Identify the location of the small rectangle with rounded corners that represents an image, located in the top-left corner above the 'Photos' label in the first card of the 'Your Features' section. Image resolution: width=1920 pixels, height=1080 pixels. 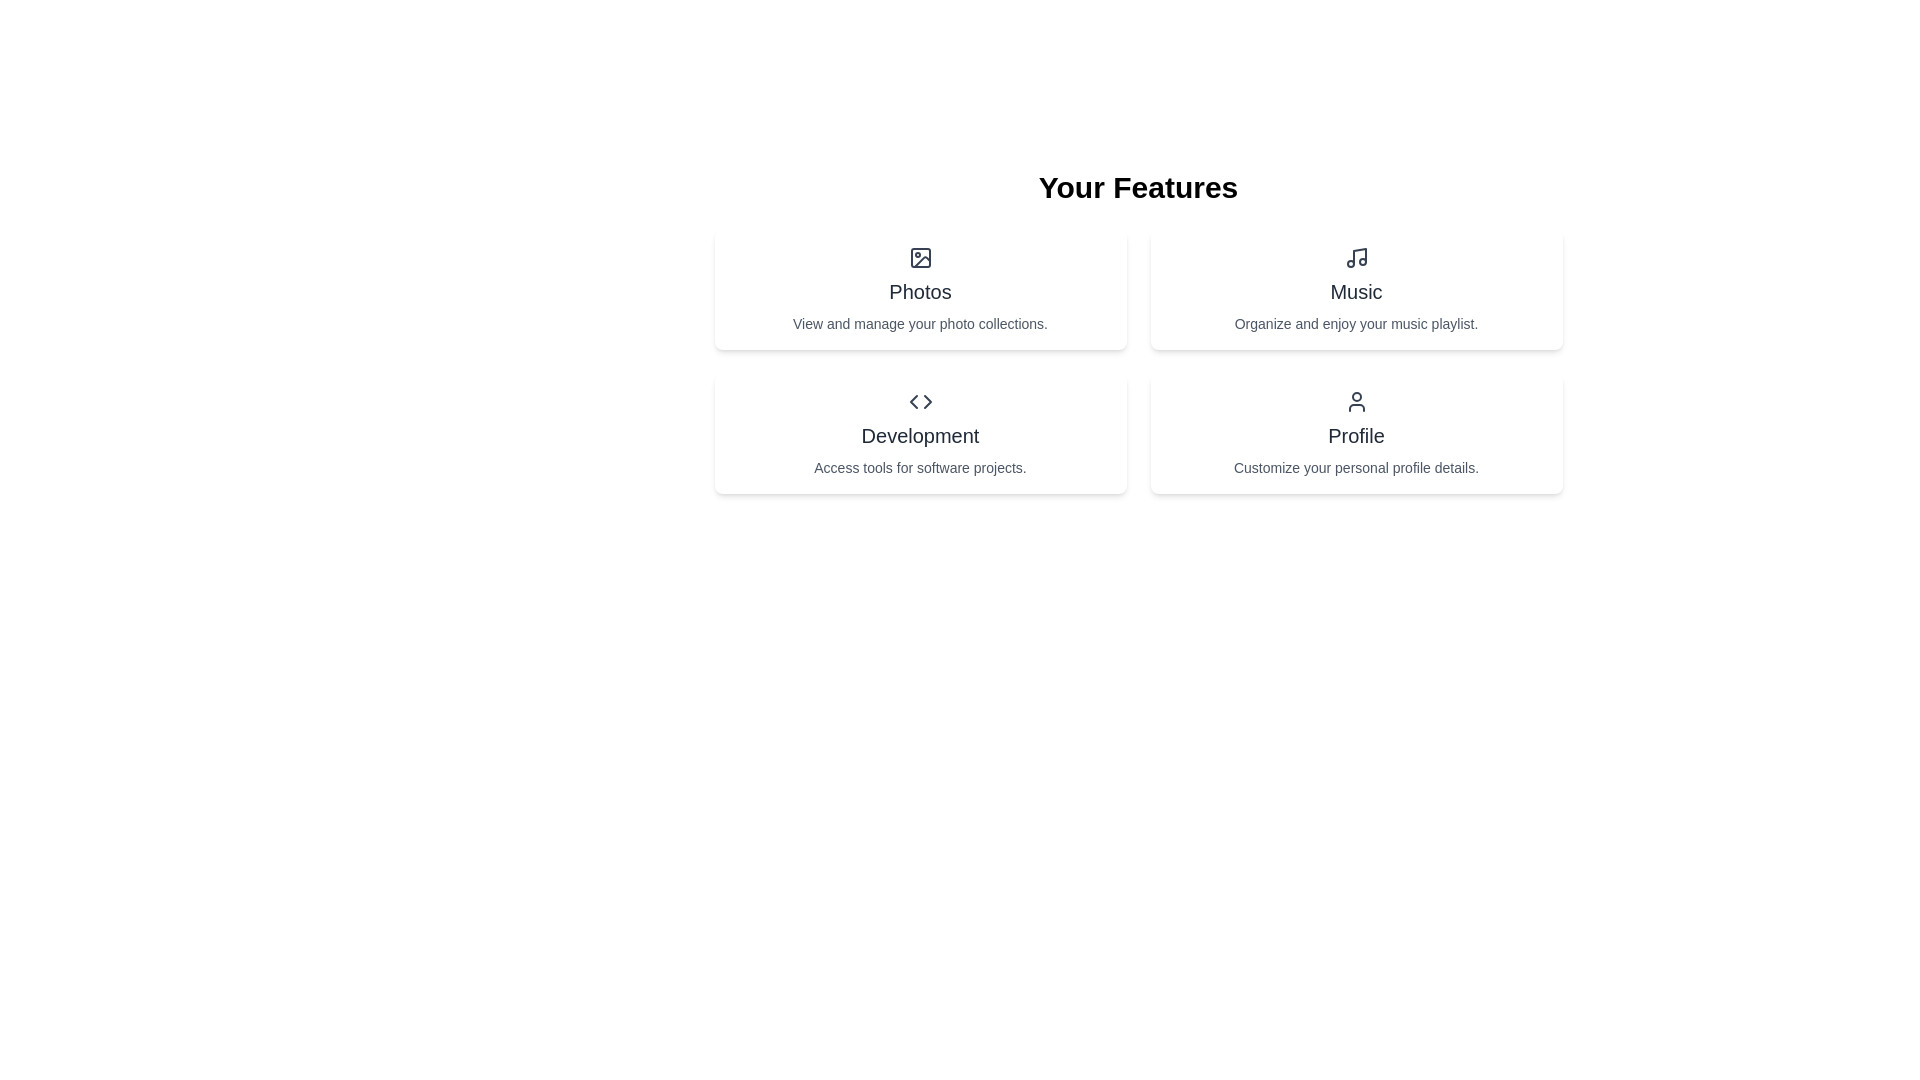
(919, 257).